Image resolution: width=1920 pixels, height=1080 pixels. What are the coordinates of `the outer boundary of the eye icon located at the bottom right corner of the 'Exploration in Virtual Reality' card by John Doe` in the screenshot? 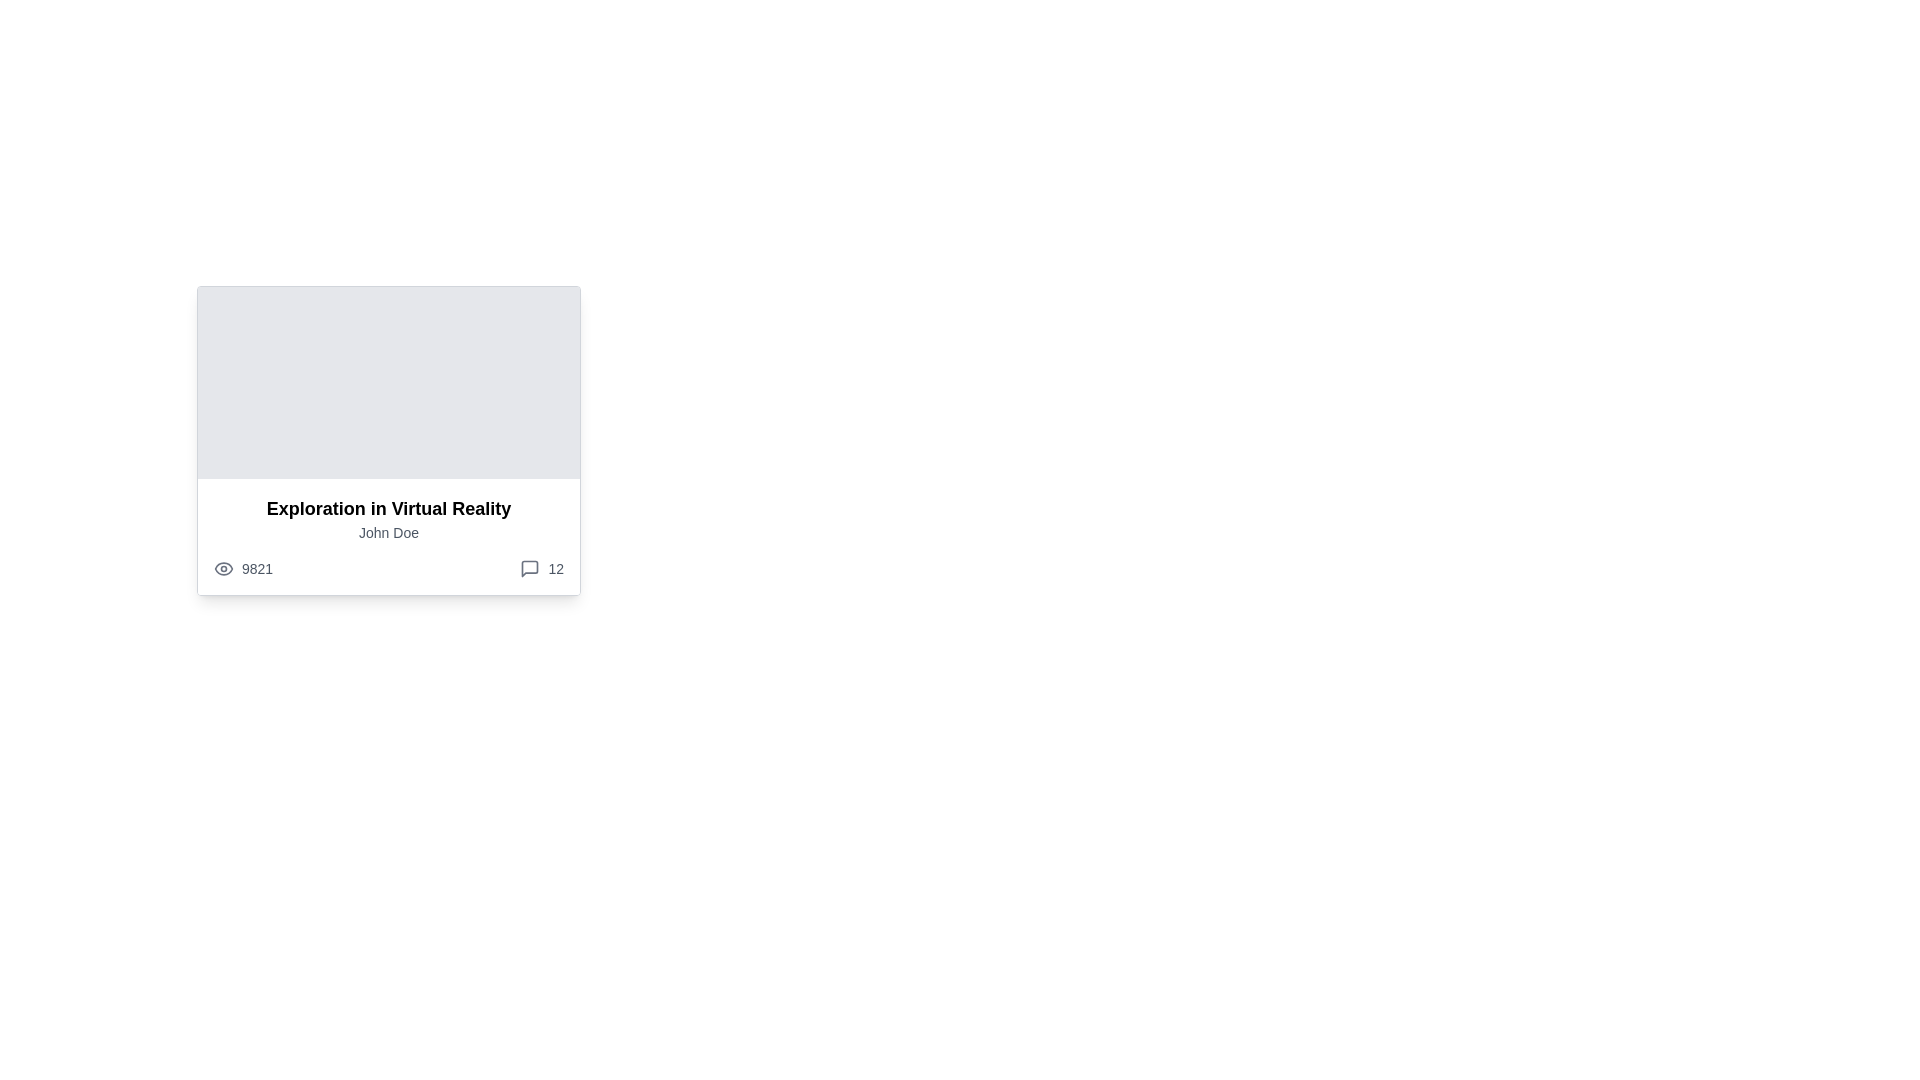 It's located at (224, 569).